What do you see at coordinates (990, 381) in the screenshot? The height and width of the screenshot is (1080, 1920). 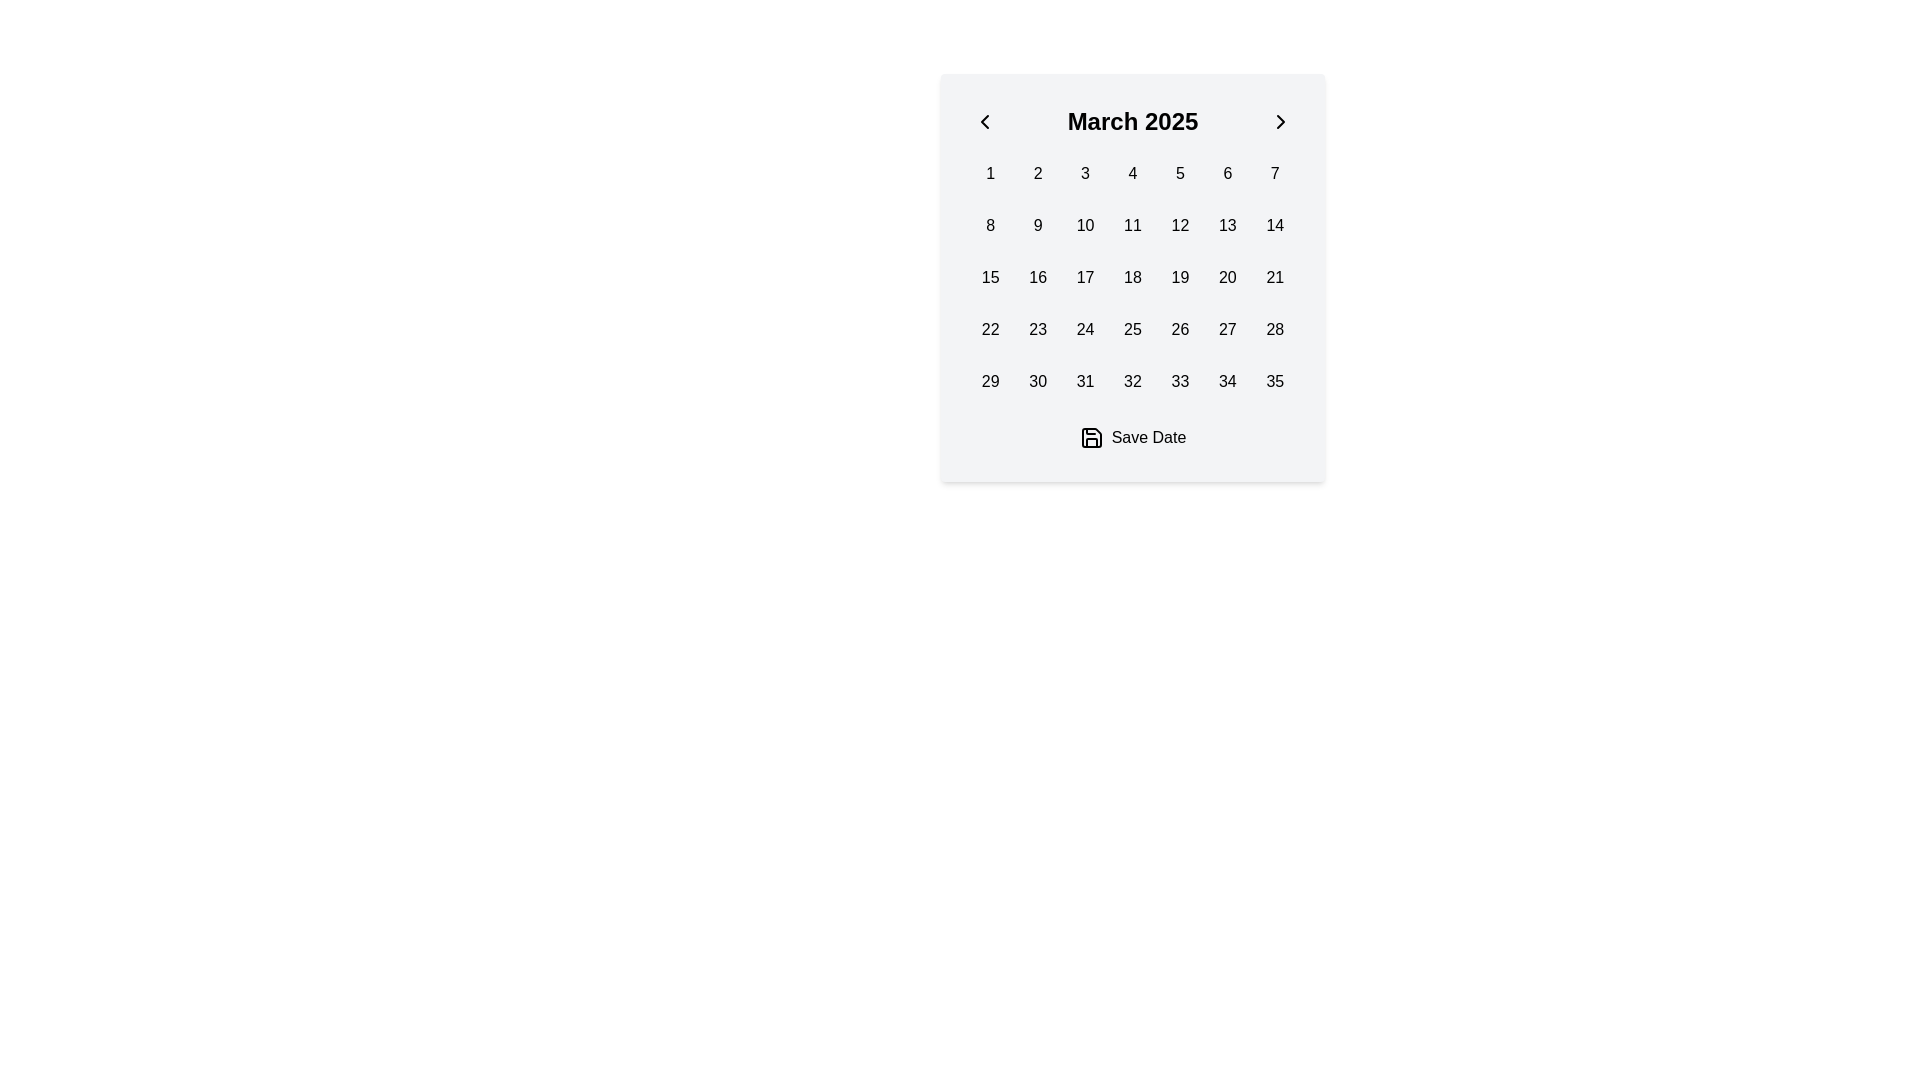 I see `the 29th day button in the calendar grid` at bounding box center [990, 381].